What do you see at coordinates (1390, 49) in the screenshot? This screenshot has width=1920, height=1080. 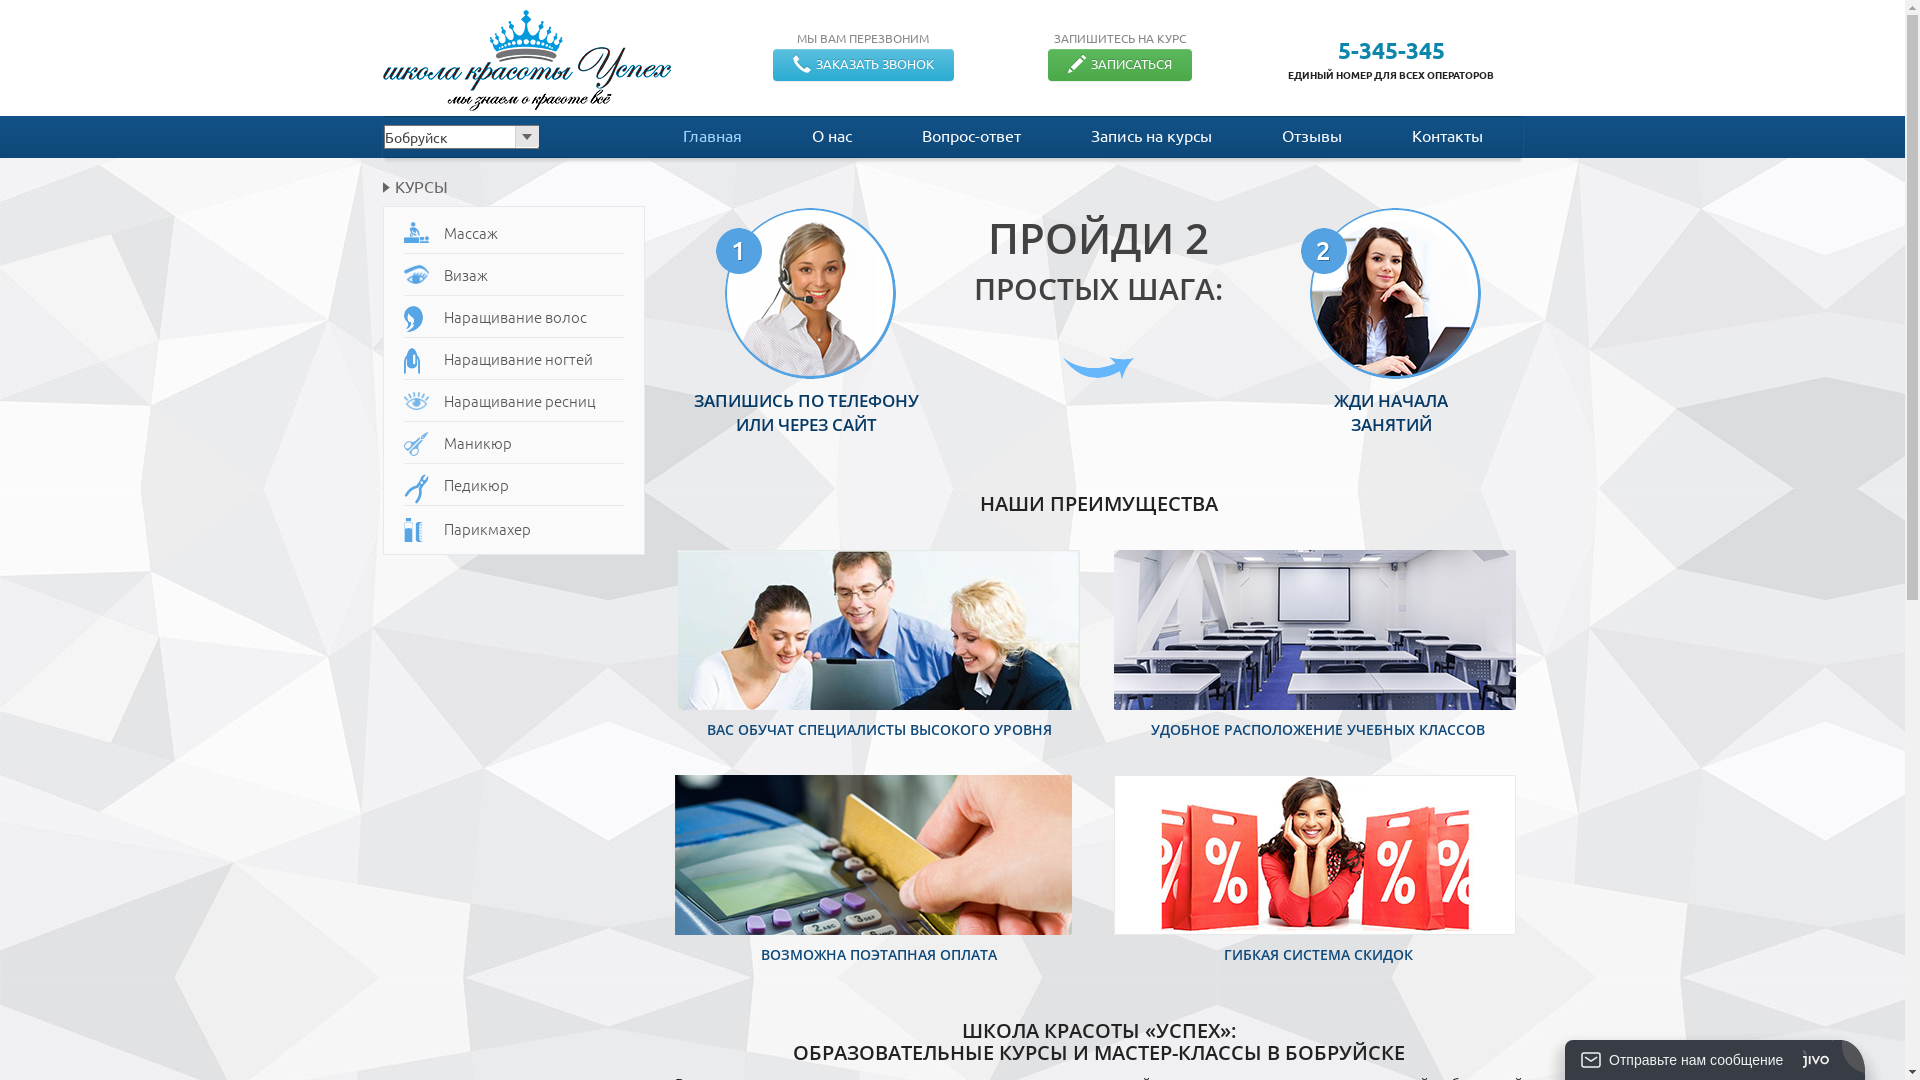 I see `'5-345-345'` at bounding box center [1390, 49].